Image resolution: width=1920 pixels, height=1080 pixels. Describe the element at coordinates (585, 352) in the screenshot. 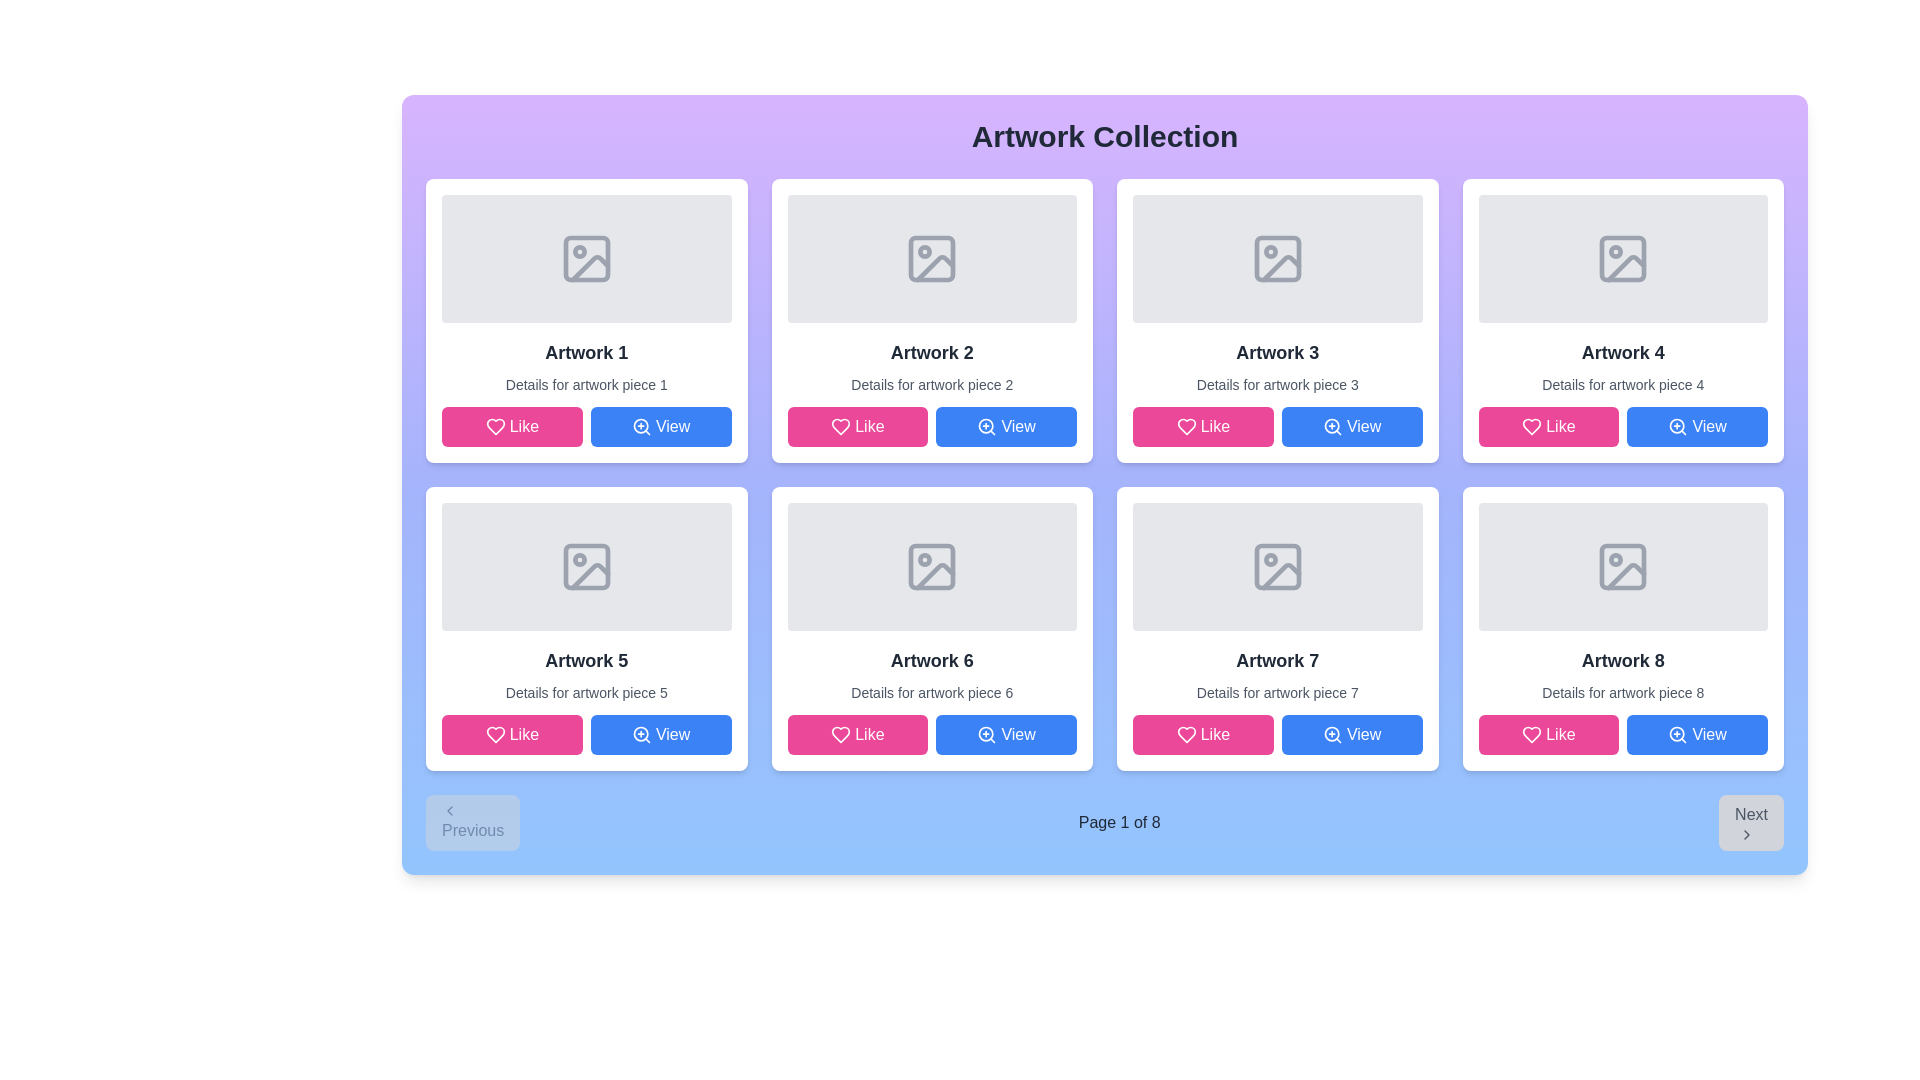

I see `the text label displaying 'Artwork 1' in bold, large gray font, located in the top-left card of the artwork grid, directly below the image placeholder` at that location.